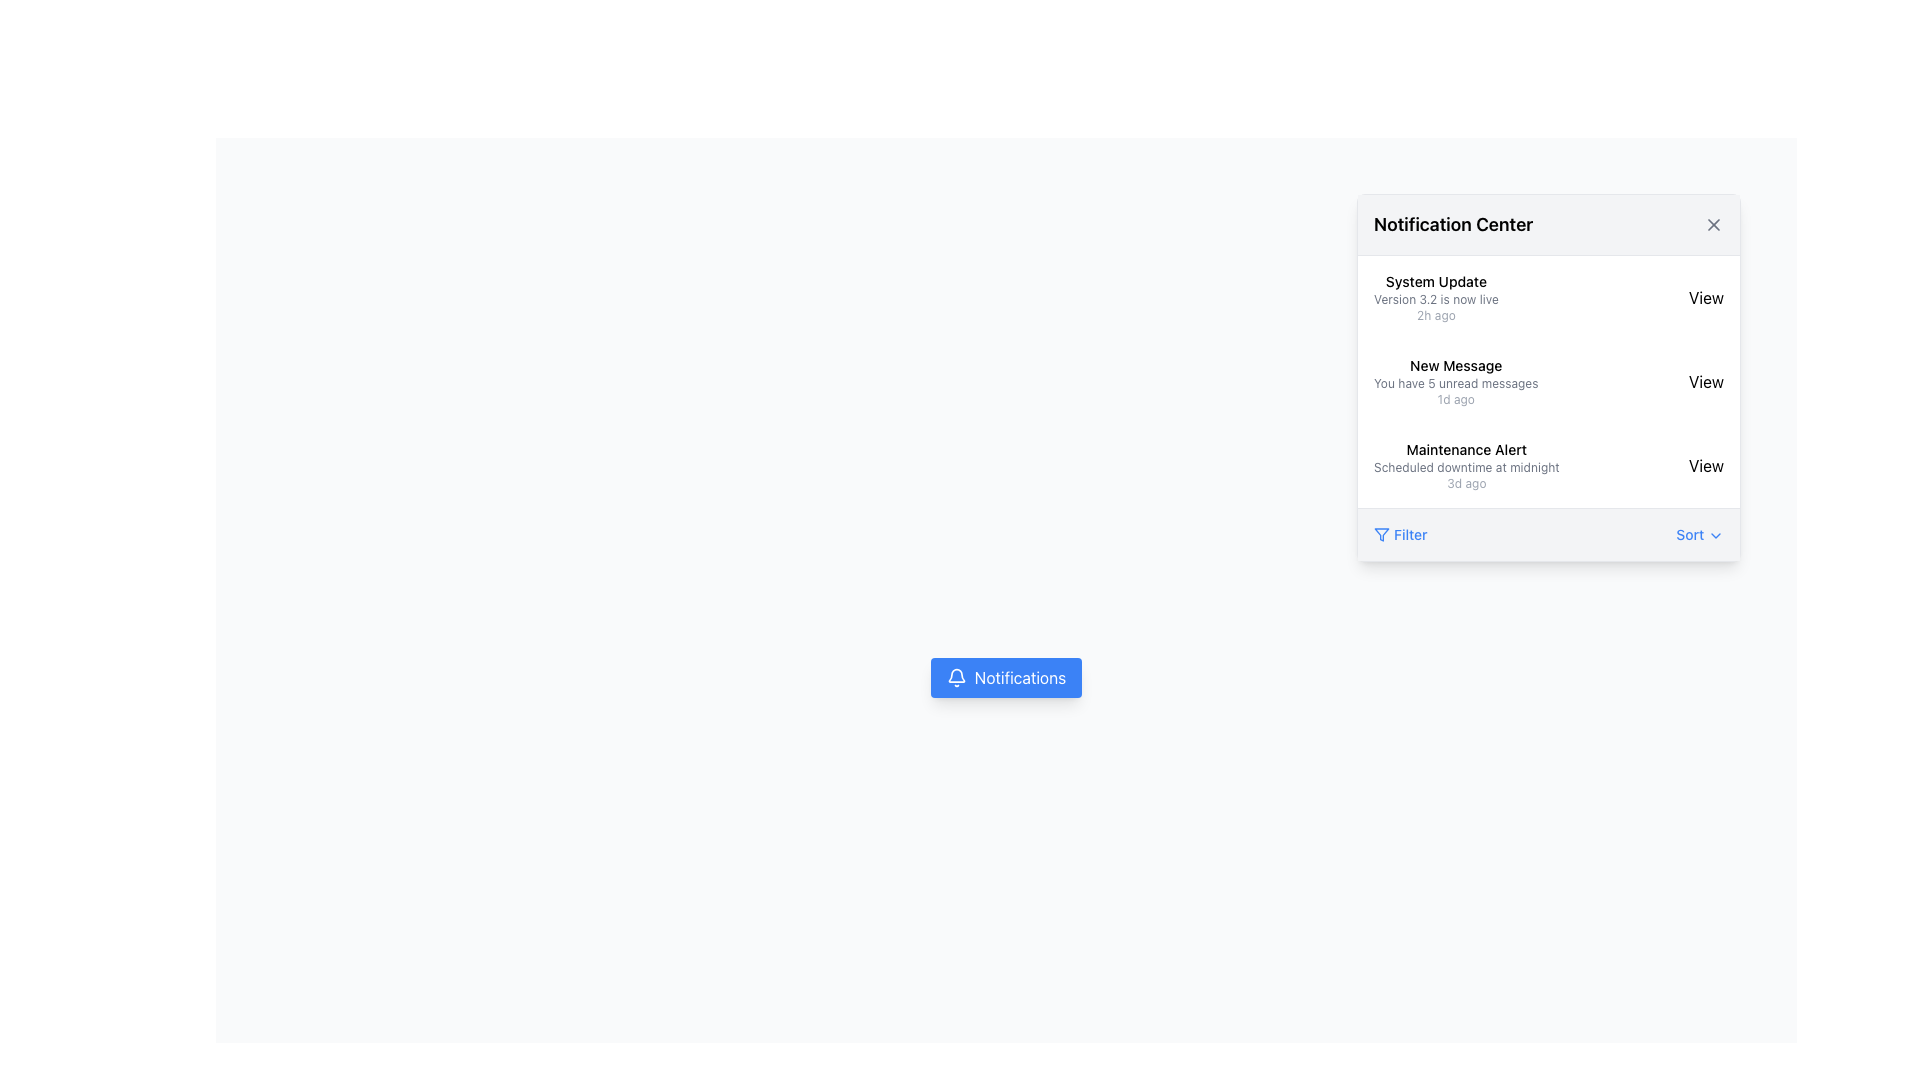 The width and height of the screenshot is (1920, 1080). Describe the element at coordinates (1466, 483) in the screenshot. I see `the text label displaying '3d ago' in grayish color, located within the 'Notification Center' under the 'Maintenance Alert' notification` at that location.